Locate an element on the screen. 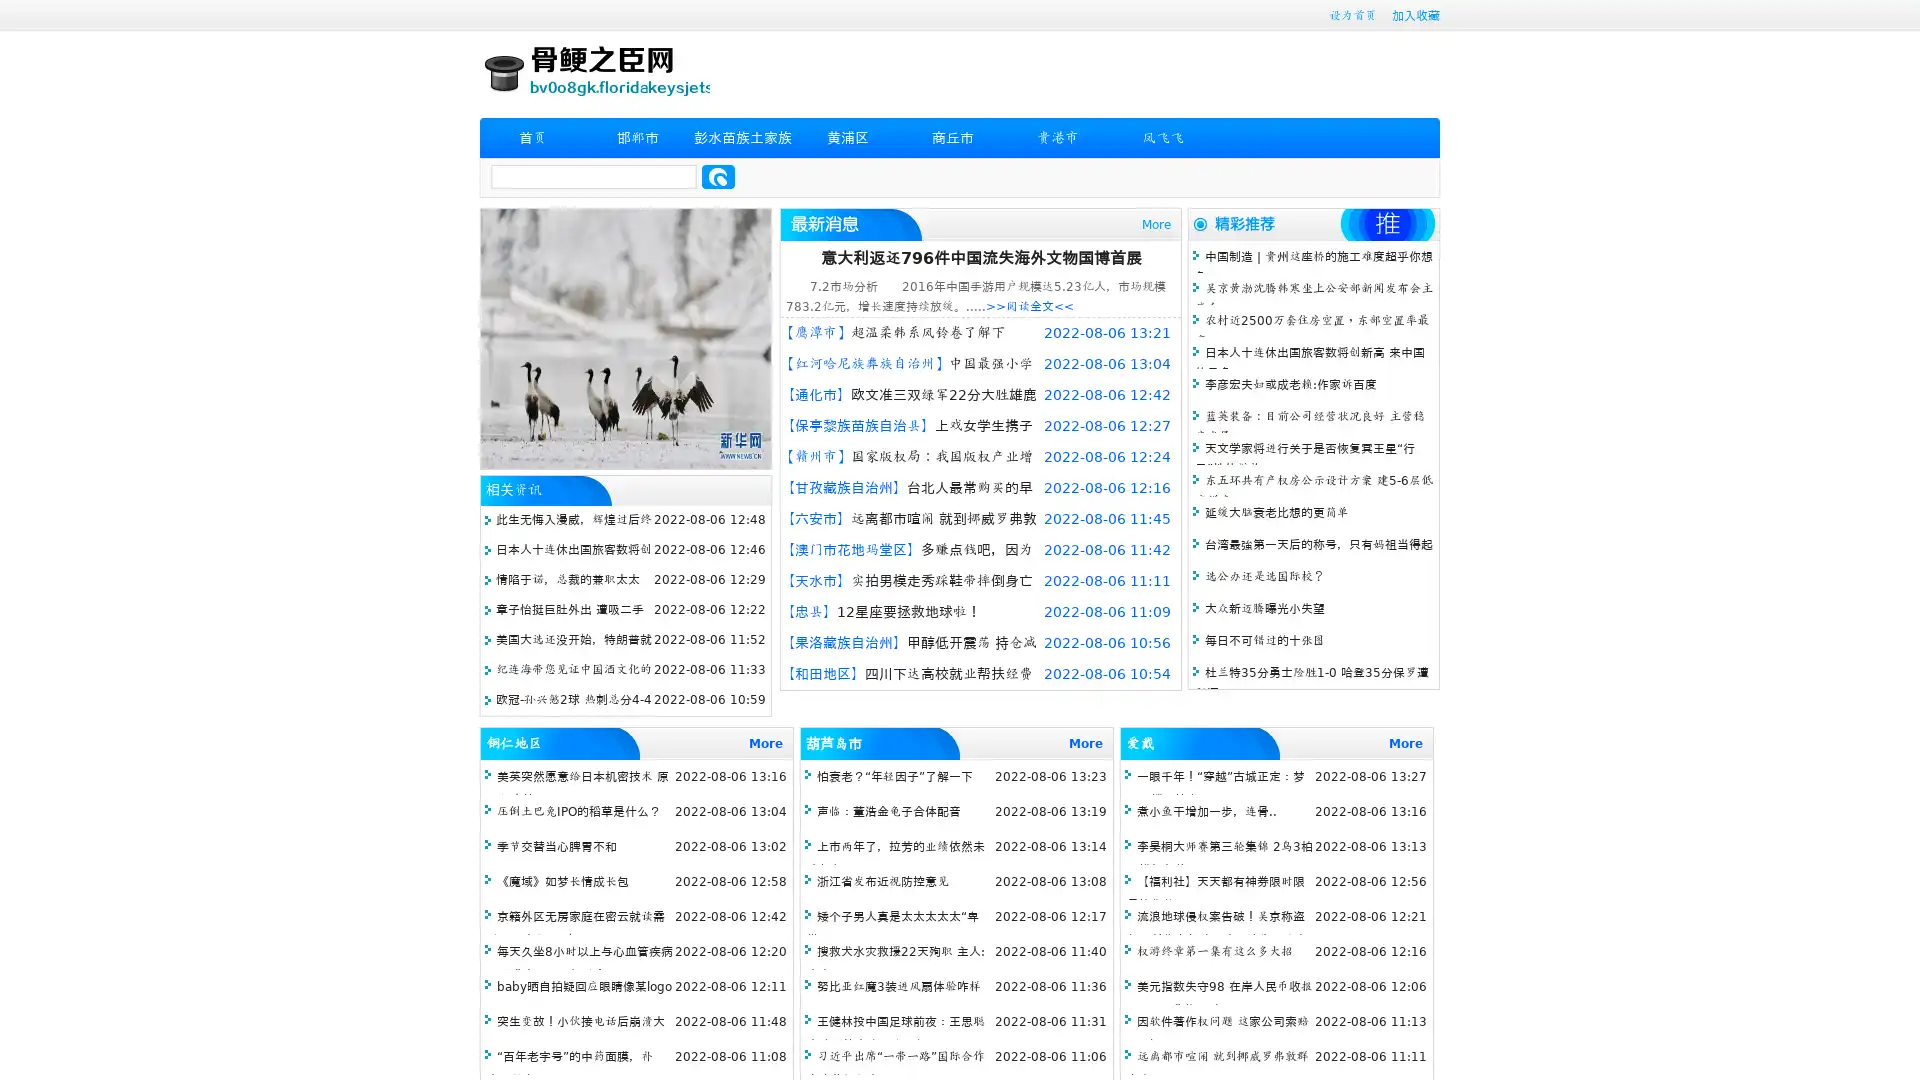 The height and width of the screenshot is (1080, 1920). Search is located at coordinates (718, 176).